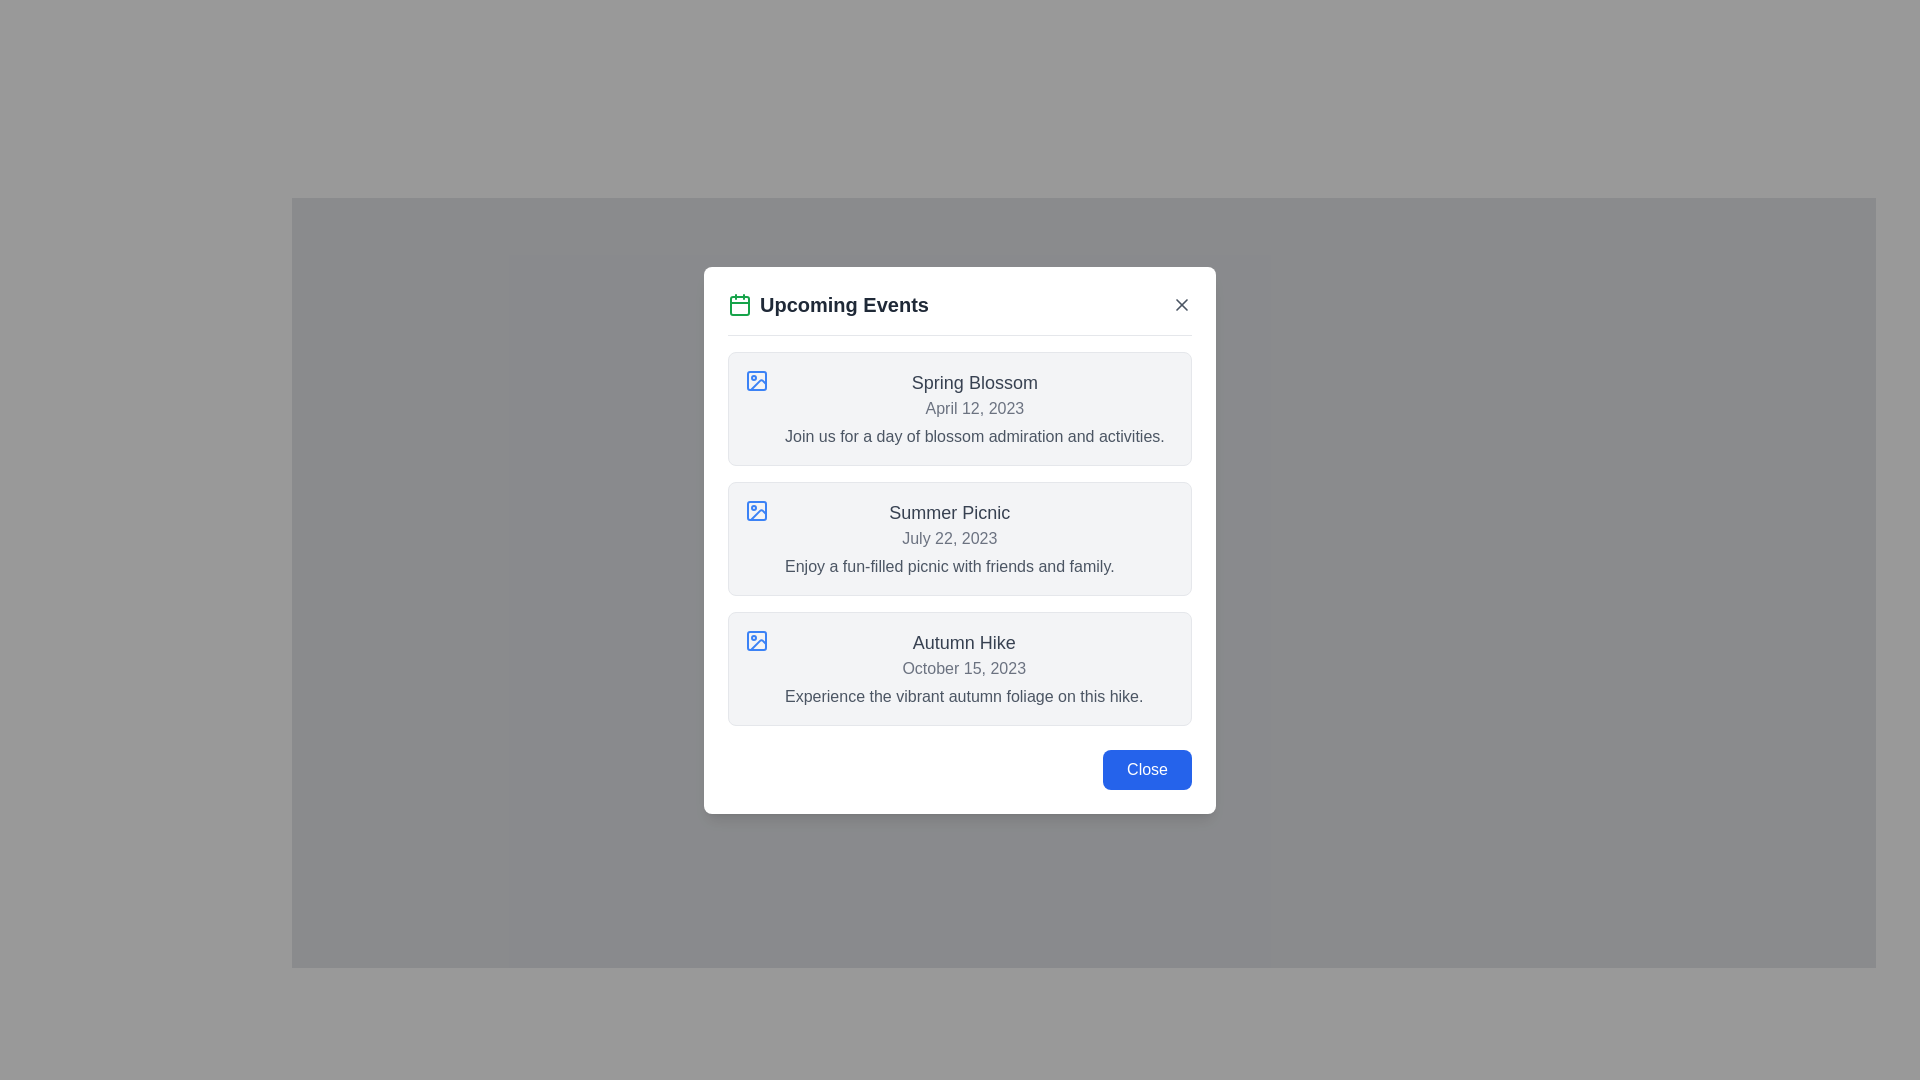 This screenshot has height=1080, width=1920. I want to click on event details from the Event information card, which is the second card in a vertically arranged list, centered horizontally and positioned below the 'Spring Blossom' card, so click(960, 537).